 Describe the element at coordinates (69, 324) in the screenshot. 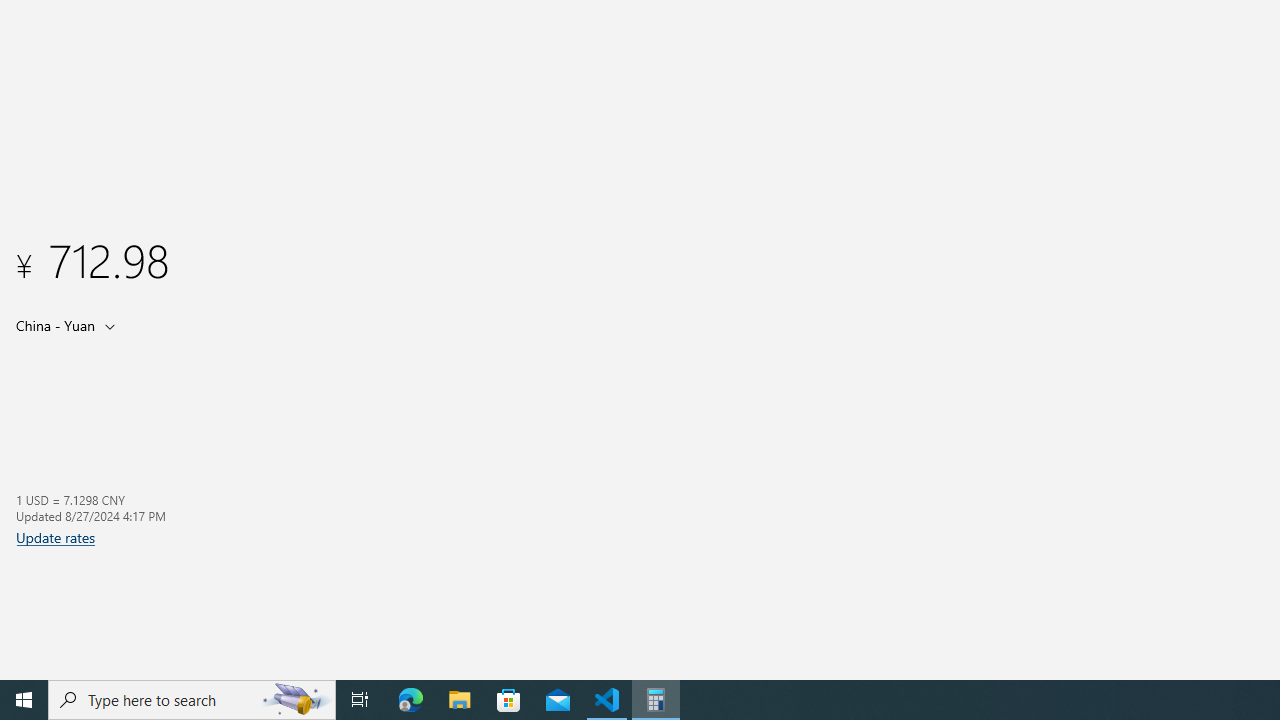

I see `'Output unit'` at that location.